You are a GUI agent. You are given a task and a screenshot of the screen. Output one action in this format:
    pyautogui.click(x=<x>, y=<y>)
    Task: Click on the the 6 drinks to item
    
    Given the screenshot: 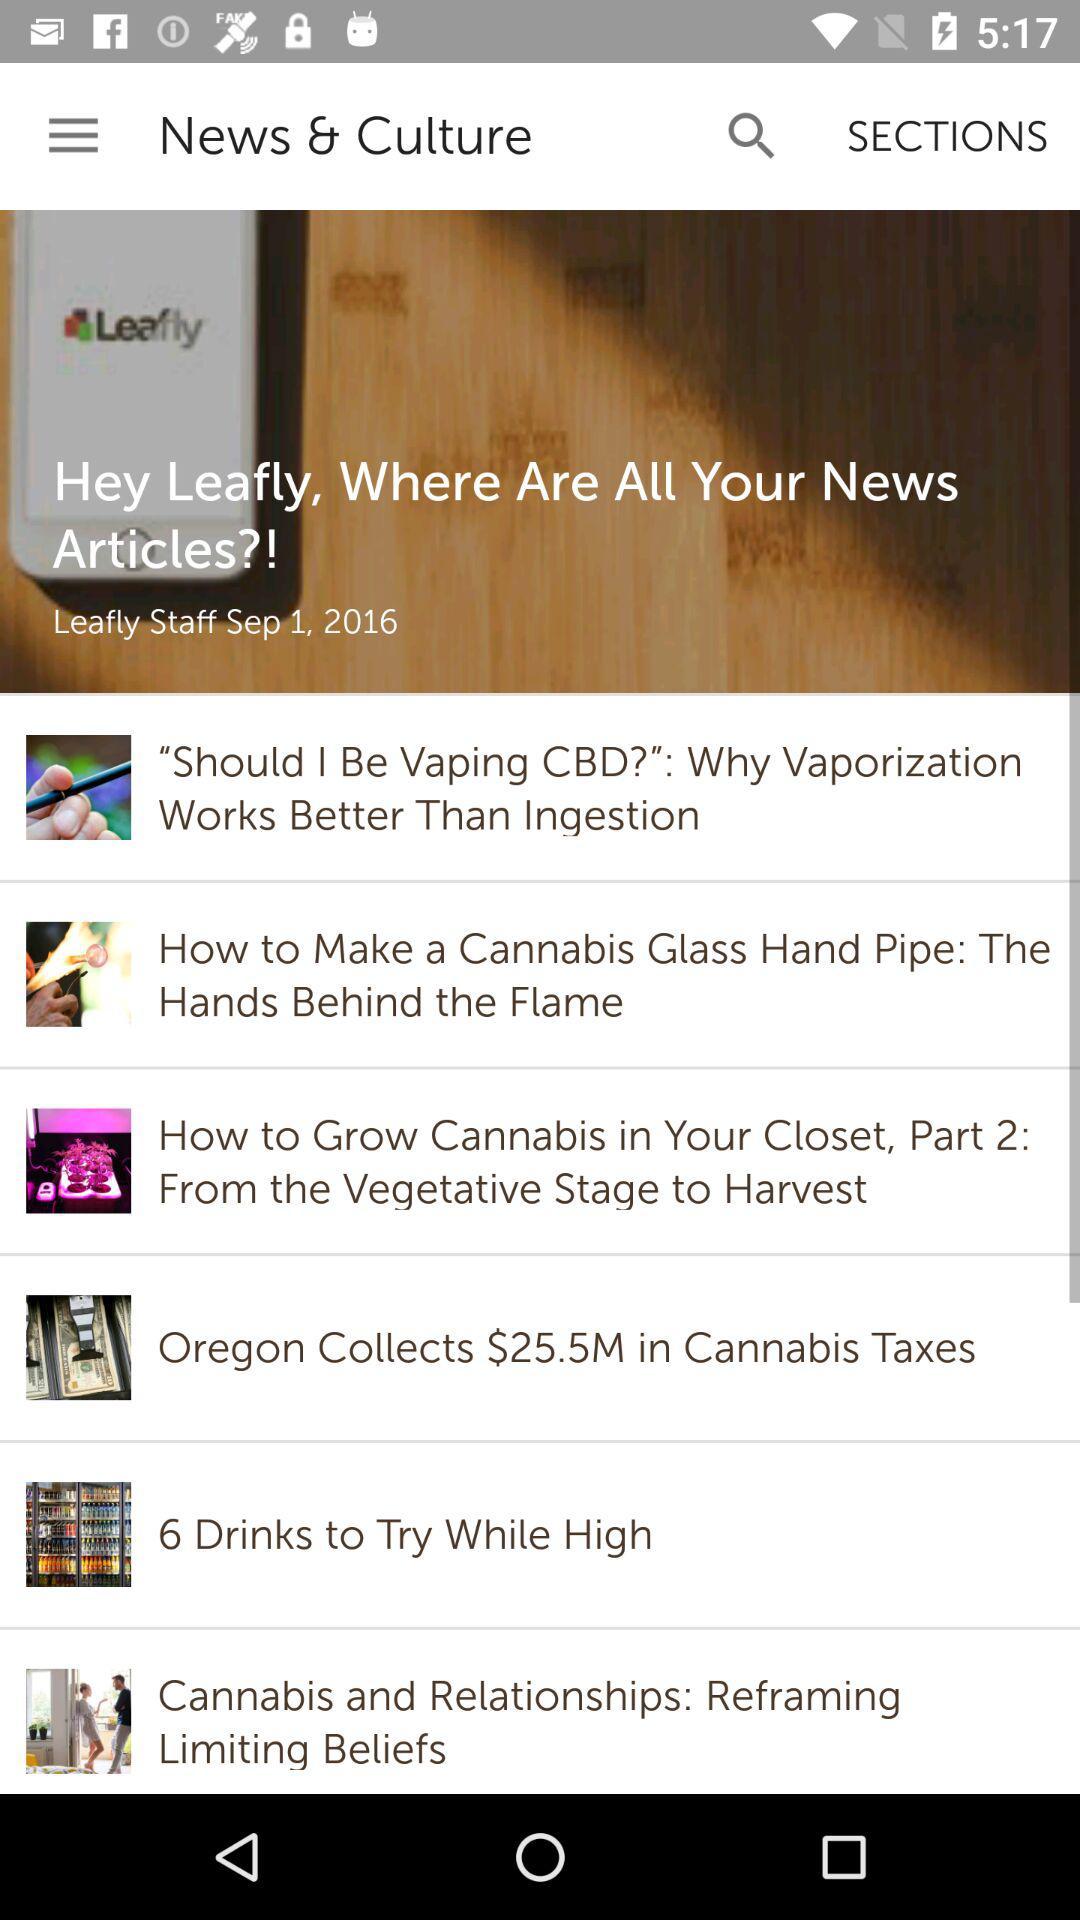 What is the action you would take?
    pyautogui.click(x=405, y=1533)
    